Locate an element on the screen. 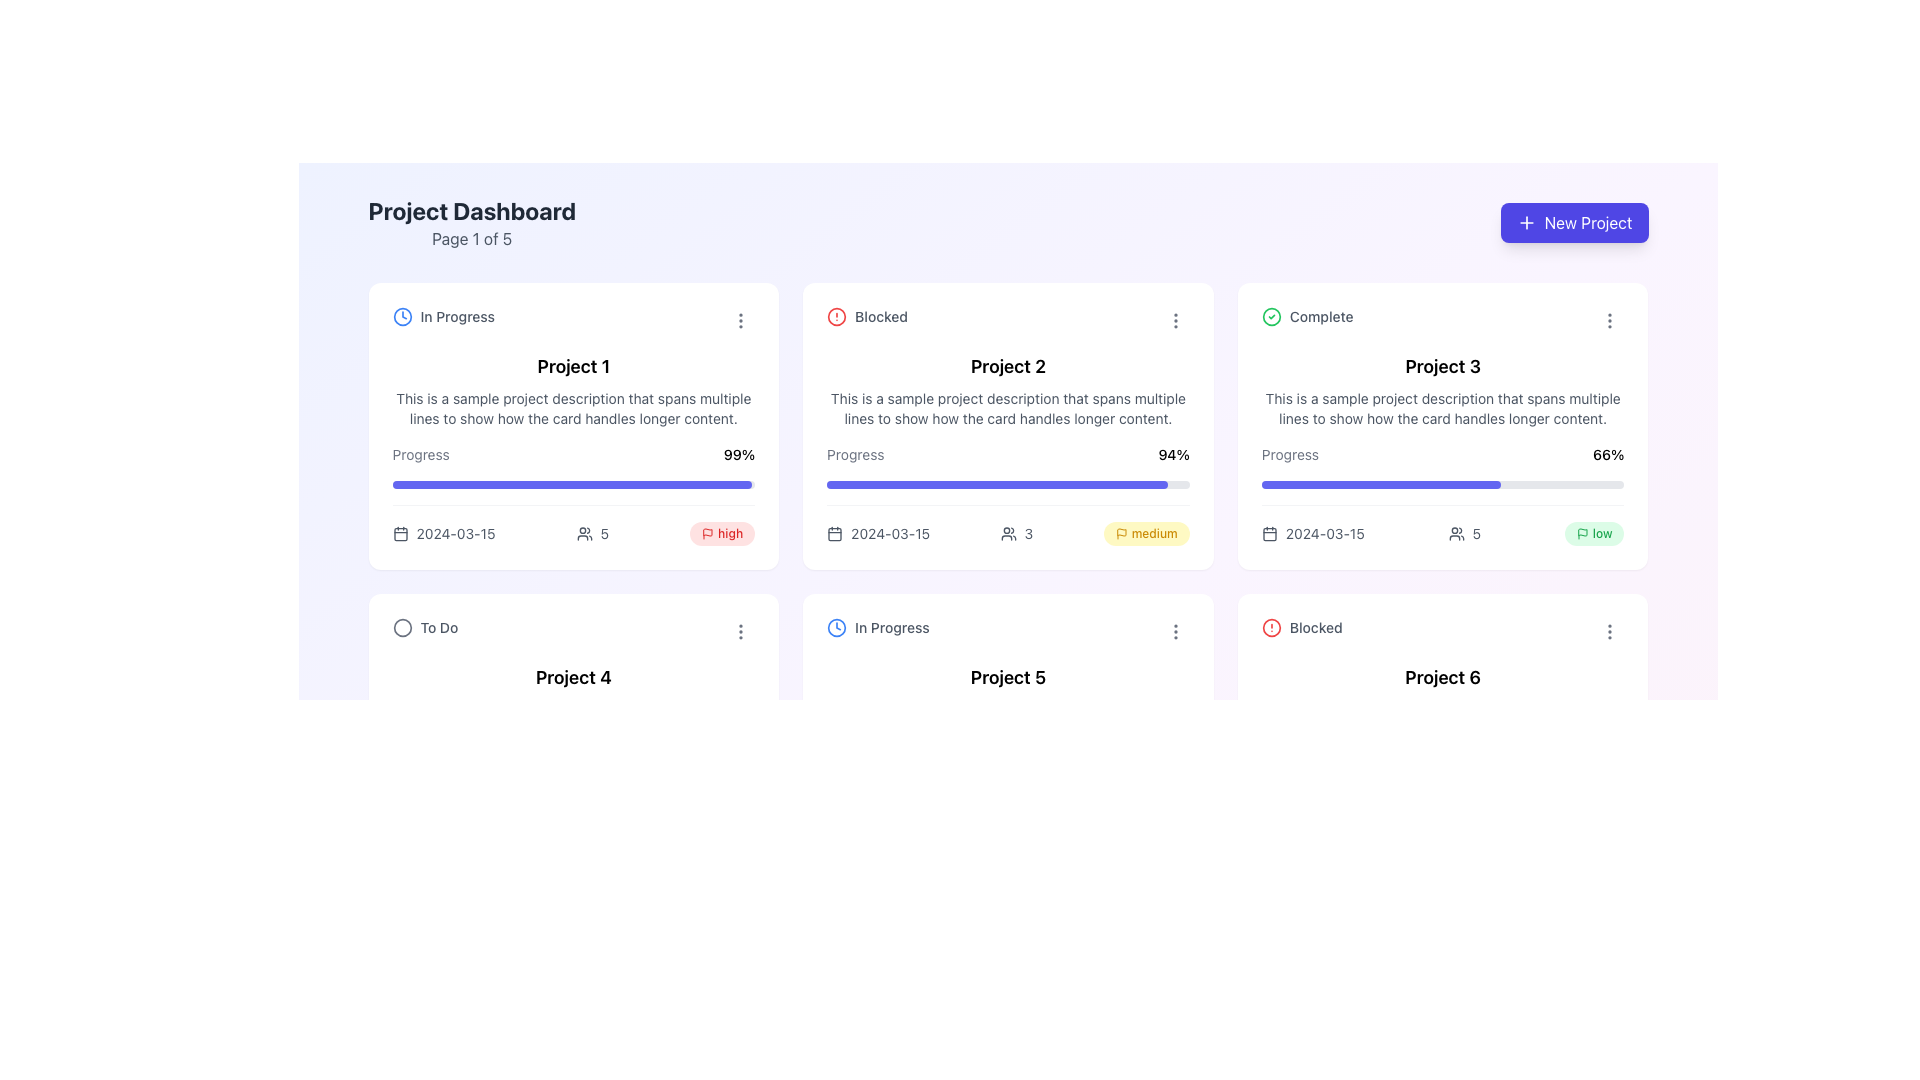  the fourth project card in the dashboard if it is enabled is located at coordinates (572, 737).